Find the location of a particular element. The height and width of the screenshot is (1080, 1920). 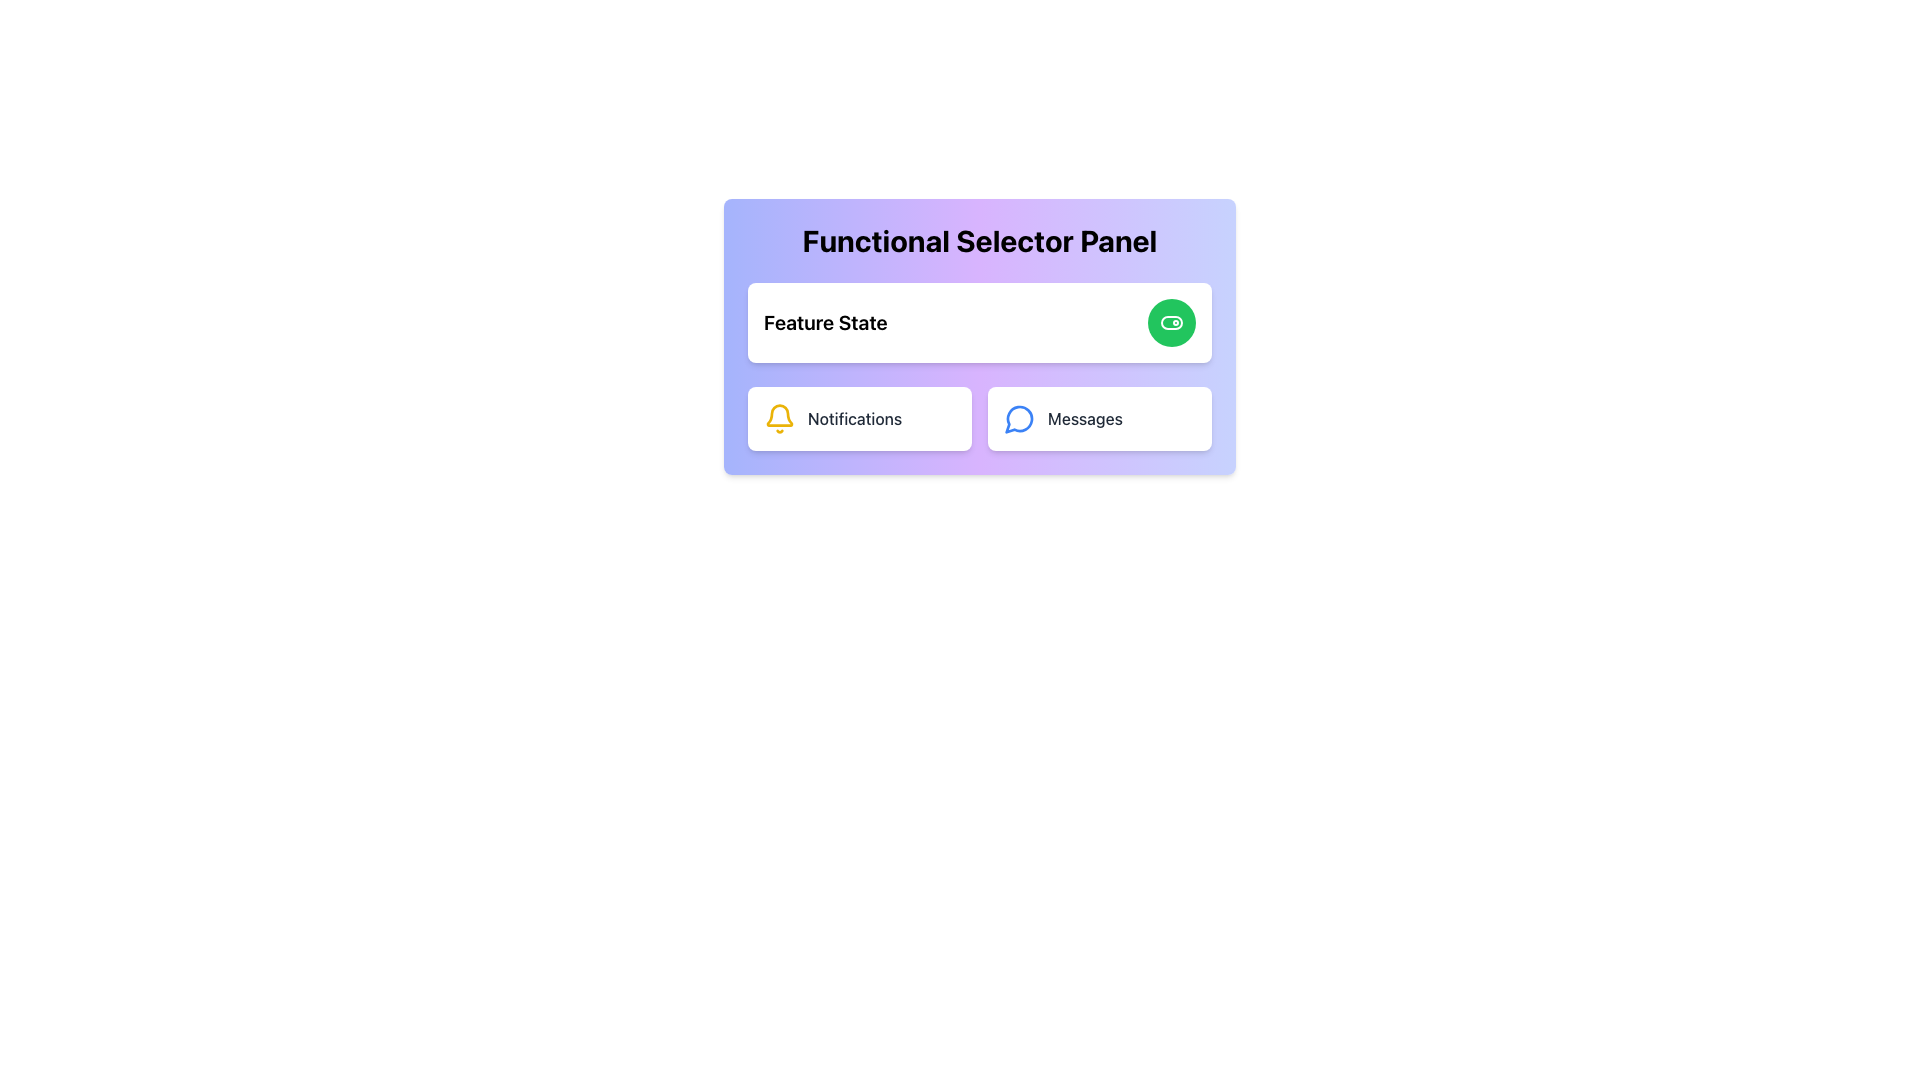

the toggle switch located at the top-right corner in the 'Feature State' section is located at coordinates (1171, 322).